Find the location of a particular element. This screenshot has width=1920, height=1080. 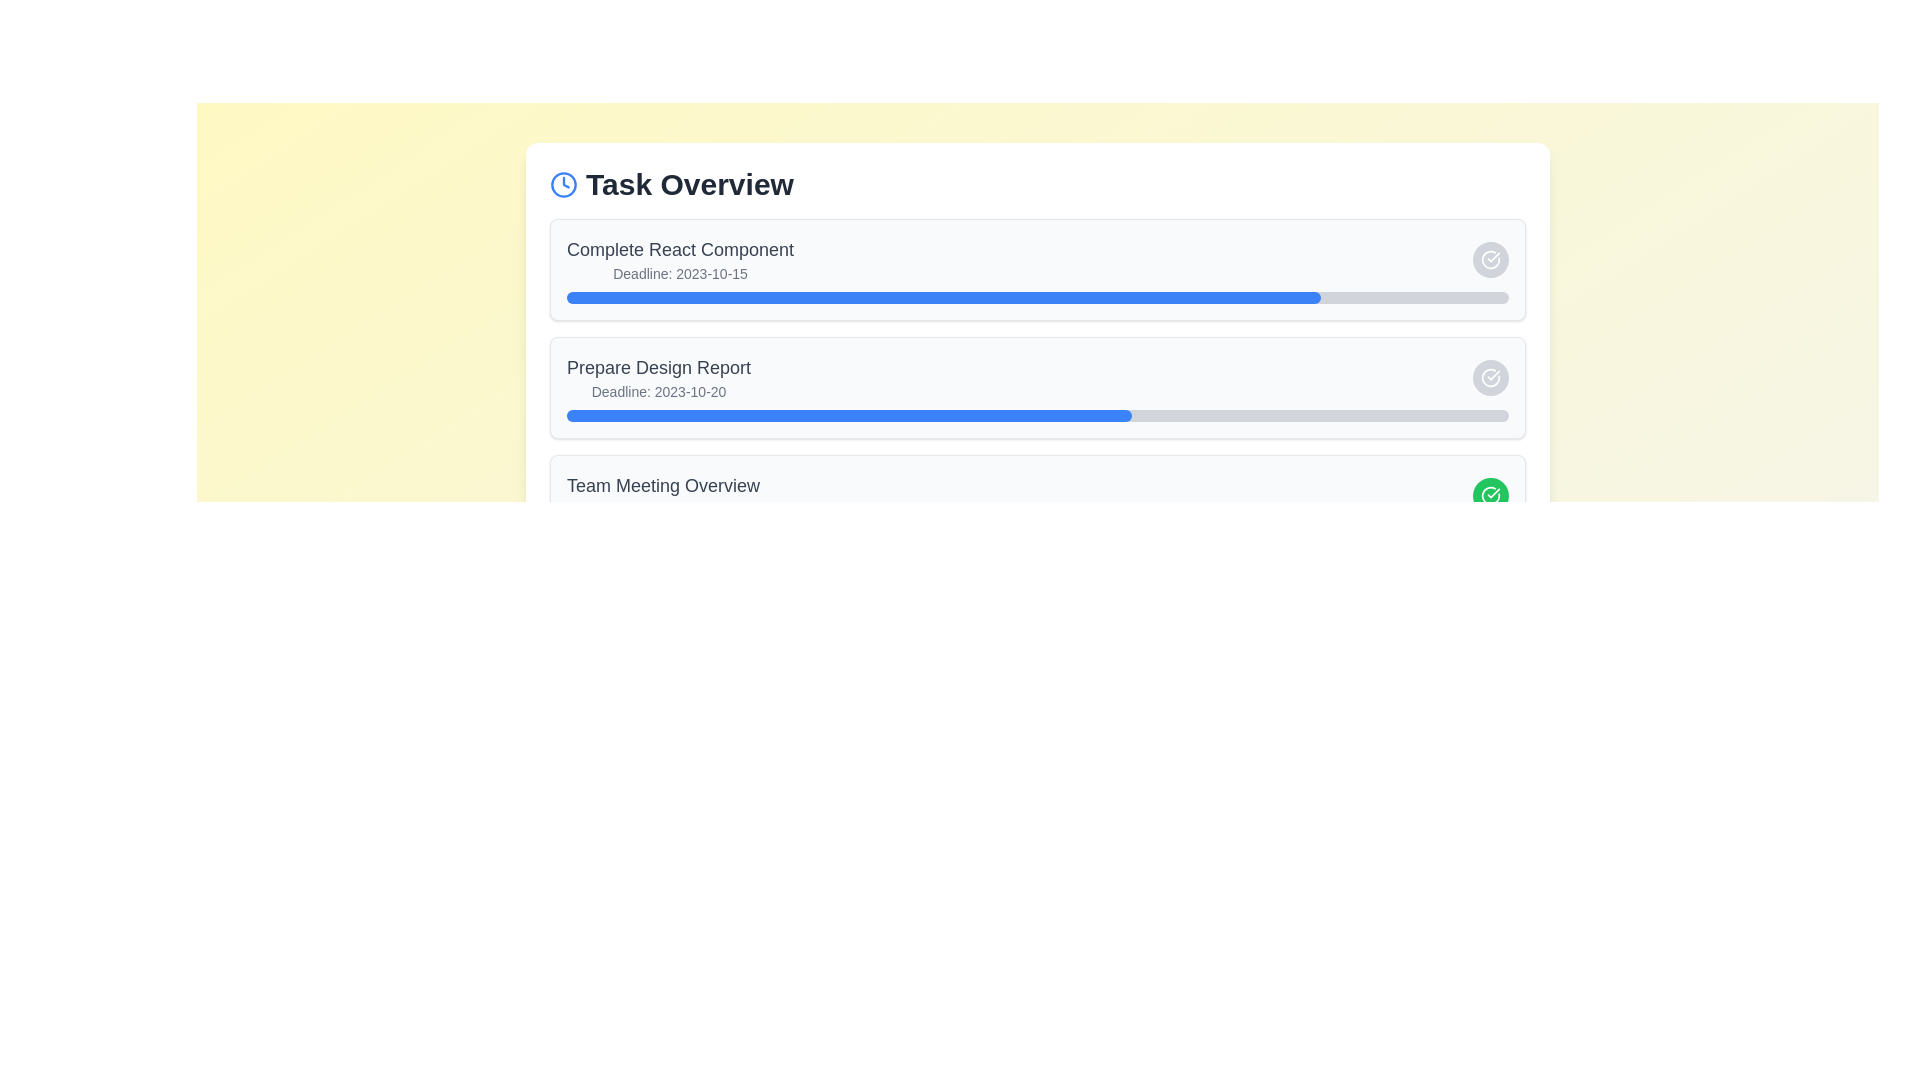

the confirmation SVG icon located inside the rounded button to the right of the 'Prepare Design Report' task item is located at coordinates (1491, 378).